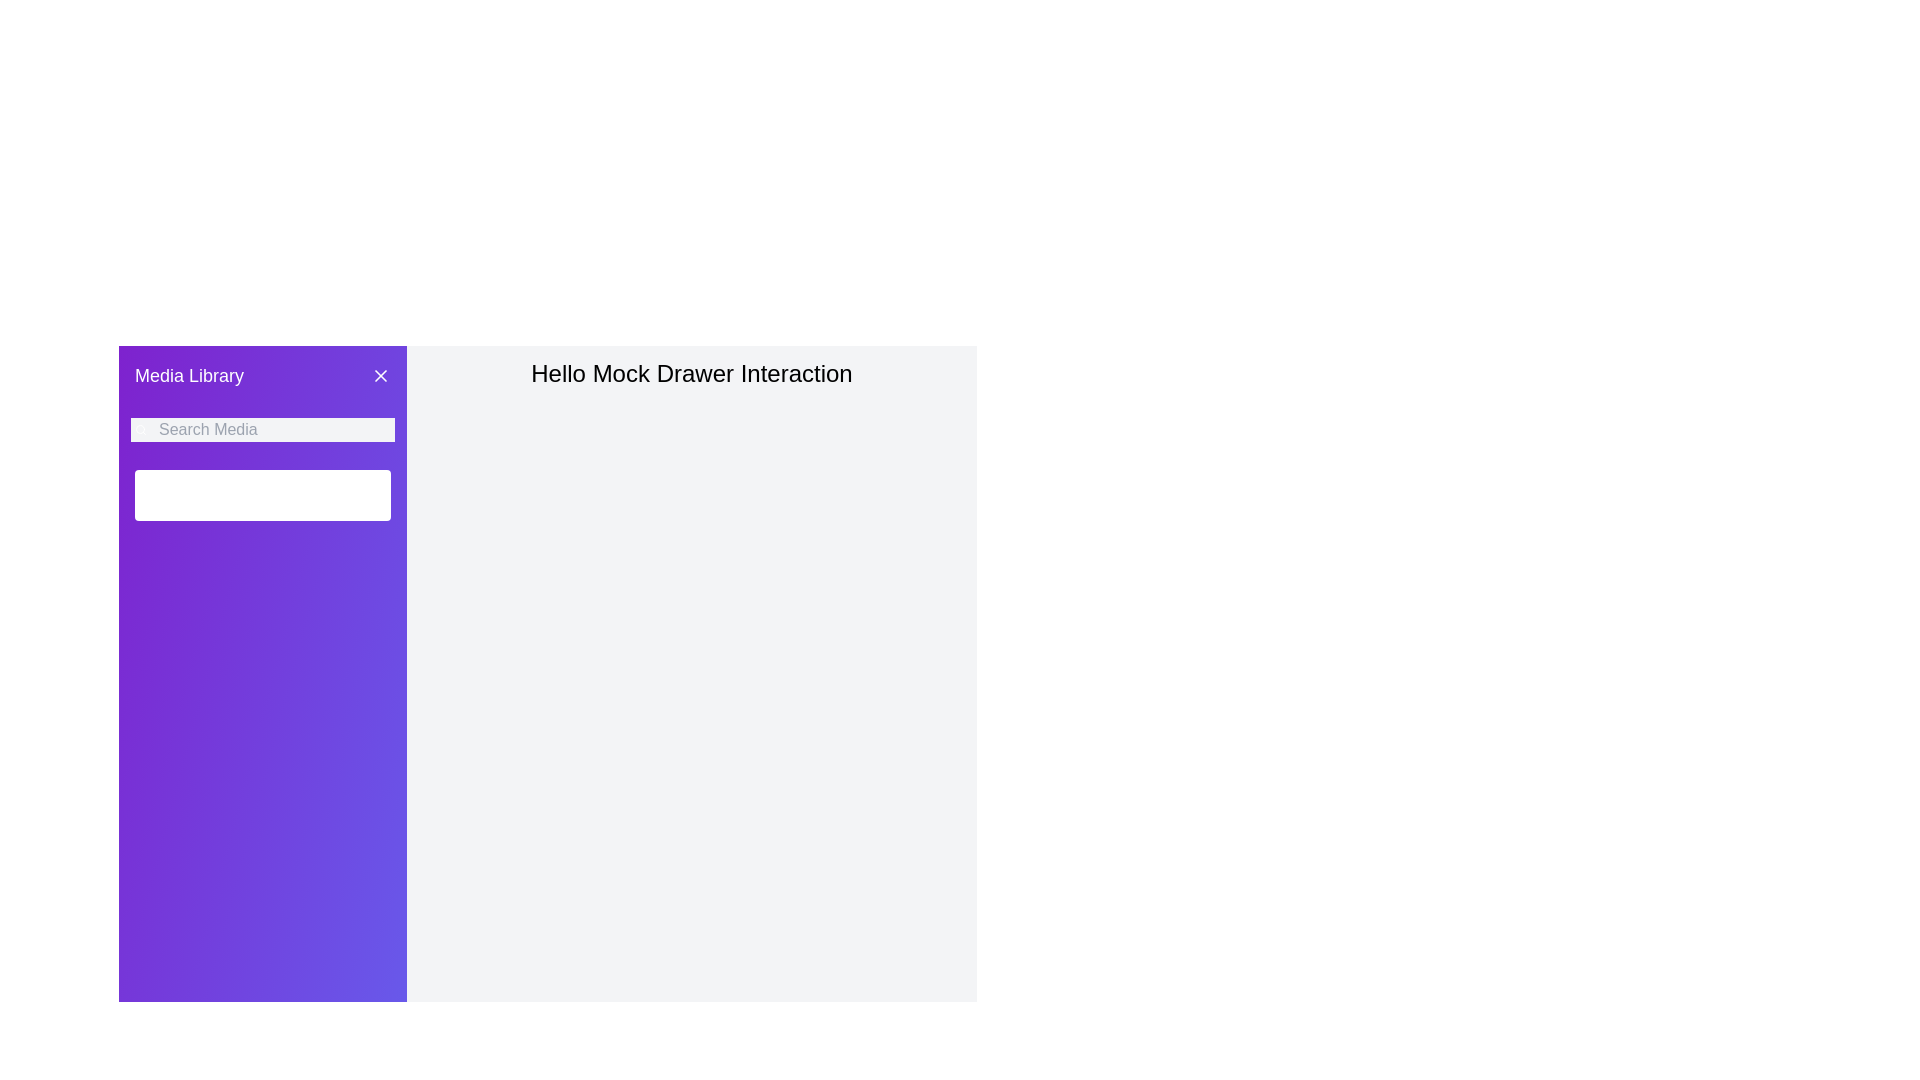  Describe the element at coordinates (139, 428) in the screenshot. I see `the small search icon, which is styled with rounded edges and outlined strokes, located to the left of the search input field` at that location.